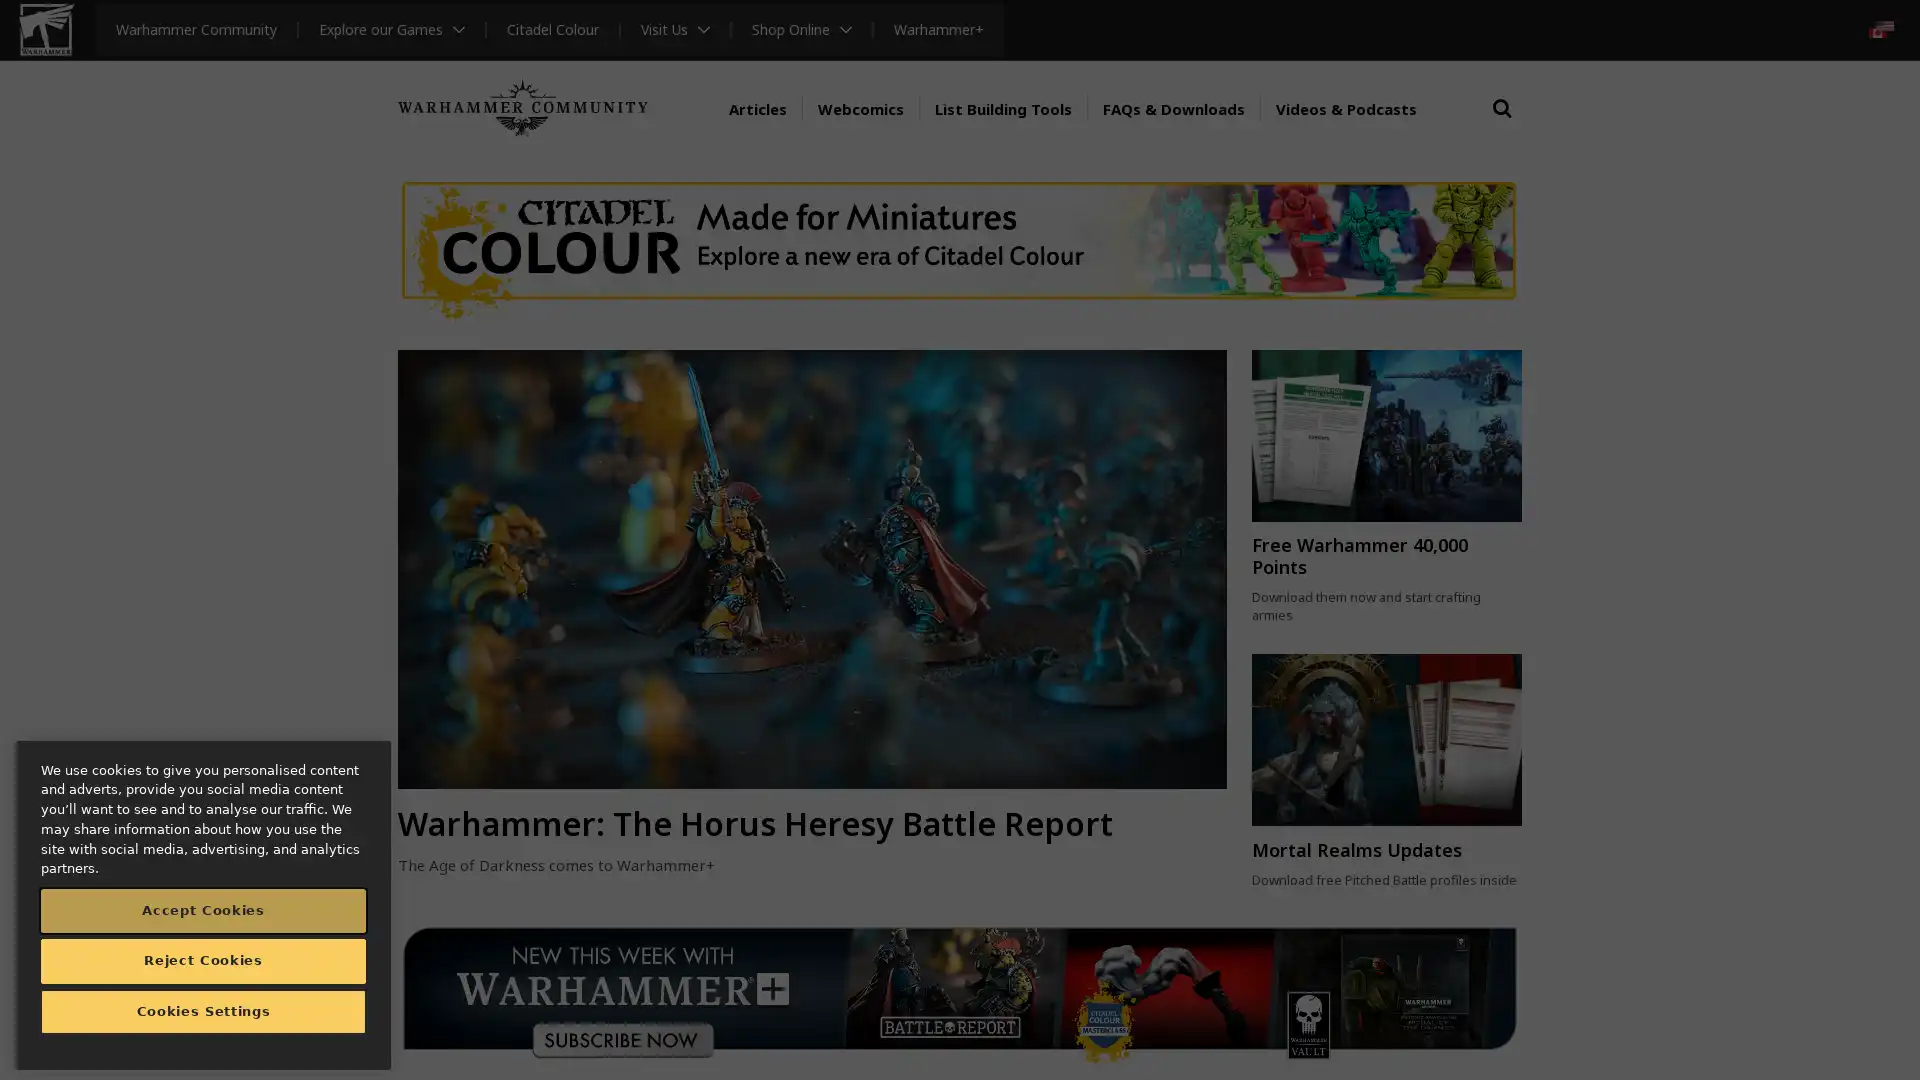  What do you see at coordinates (1502, 127) in the screenshot?
I see `Search` at bounding box center [1502, 127].